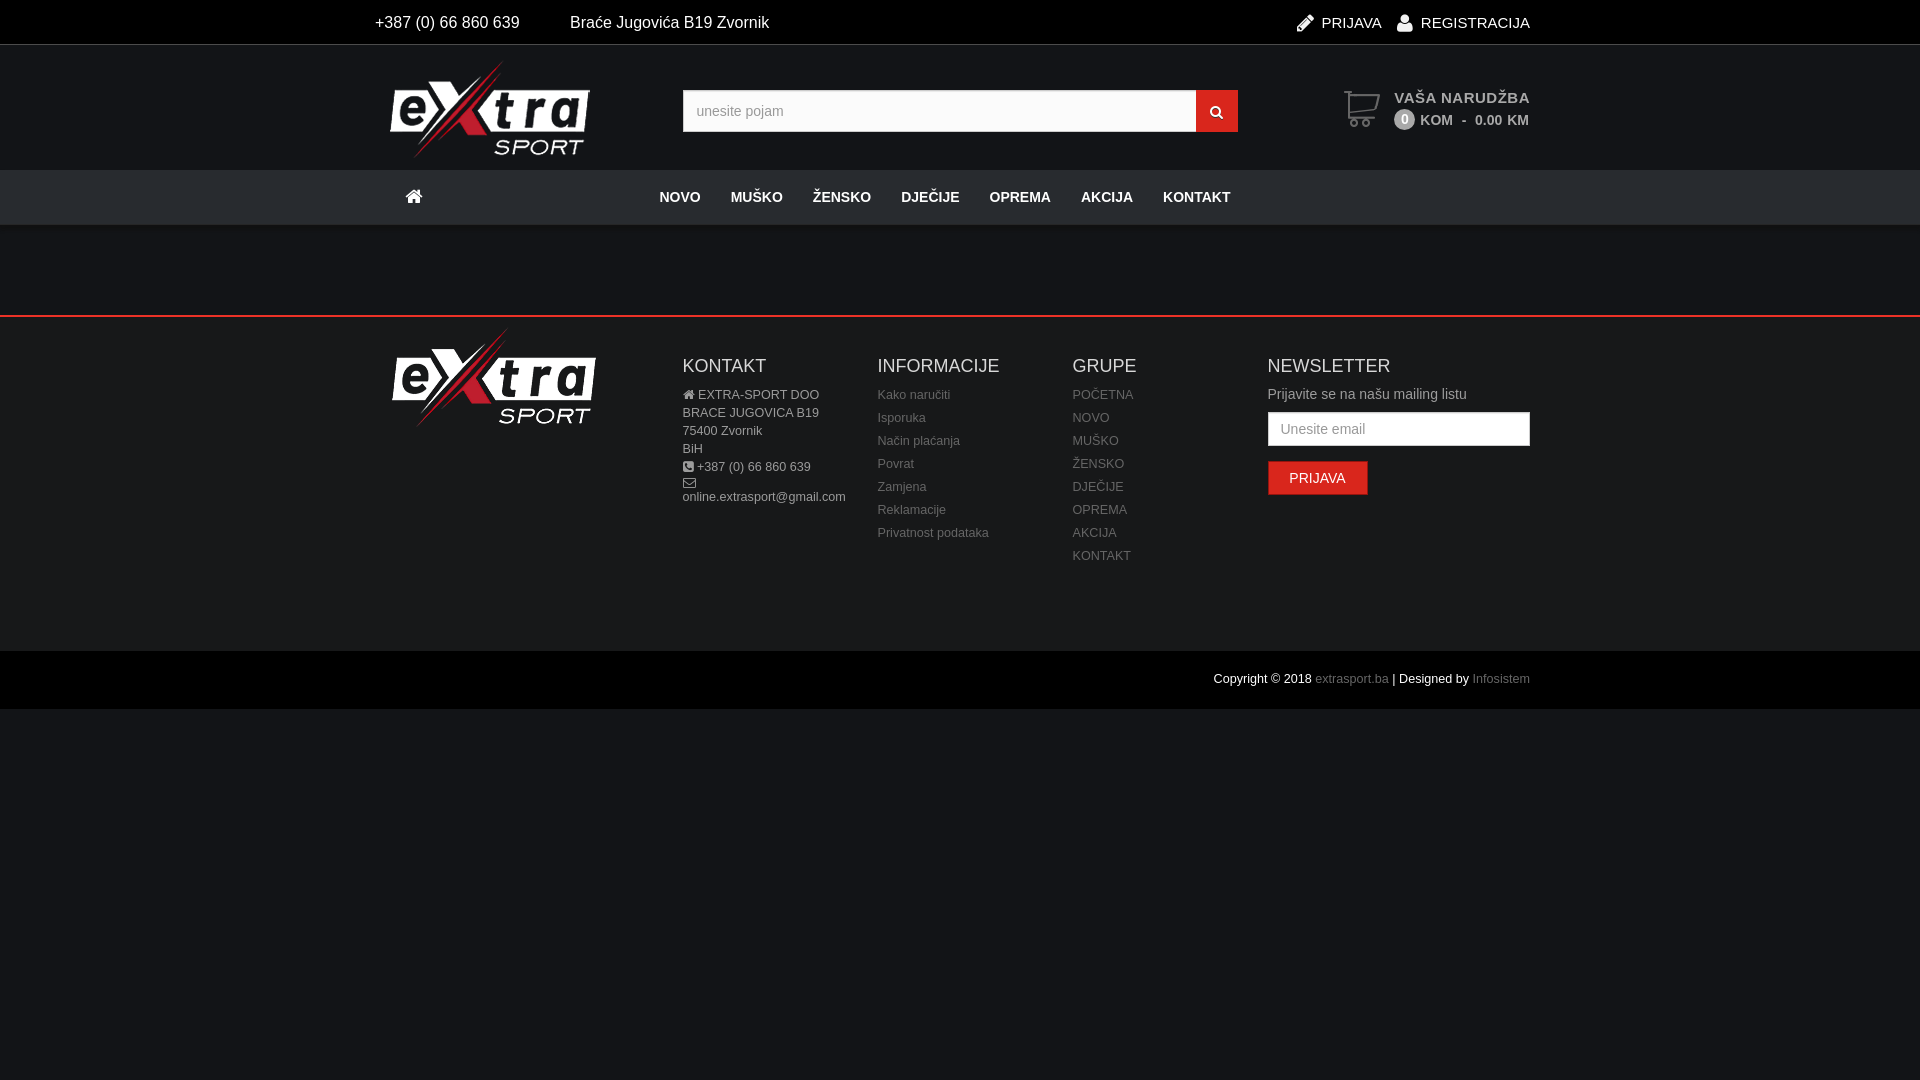  I want to click on 'Zamjena', so click(901, 486).